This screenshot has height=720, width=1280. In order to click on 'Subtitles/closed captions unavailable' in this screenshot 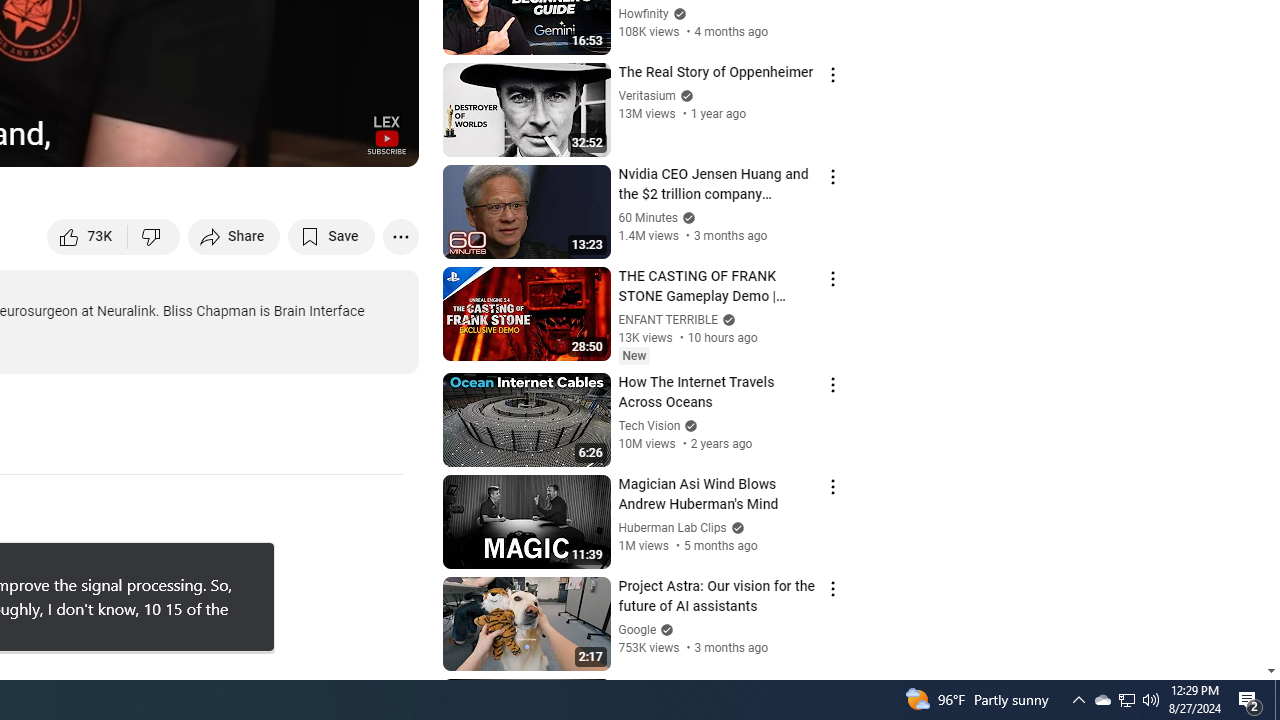, I will do `click(190, 141)`.